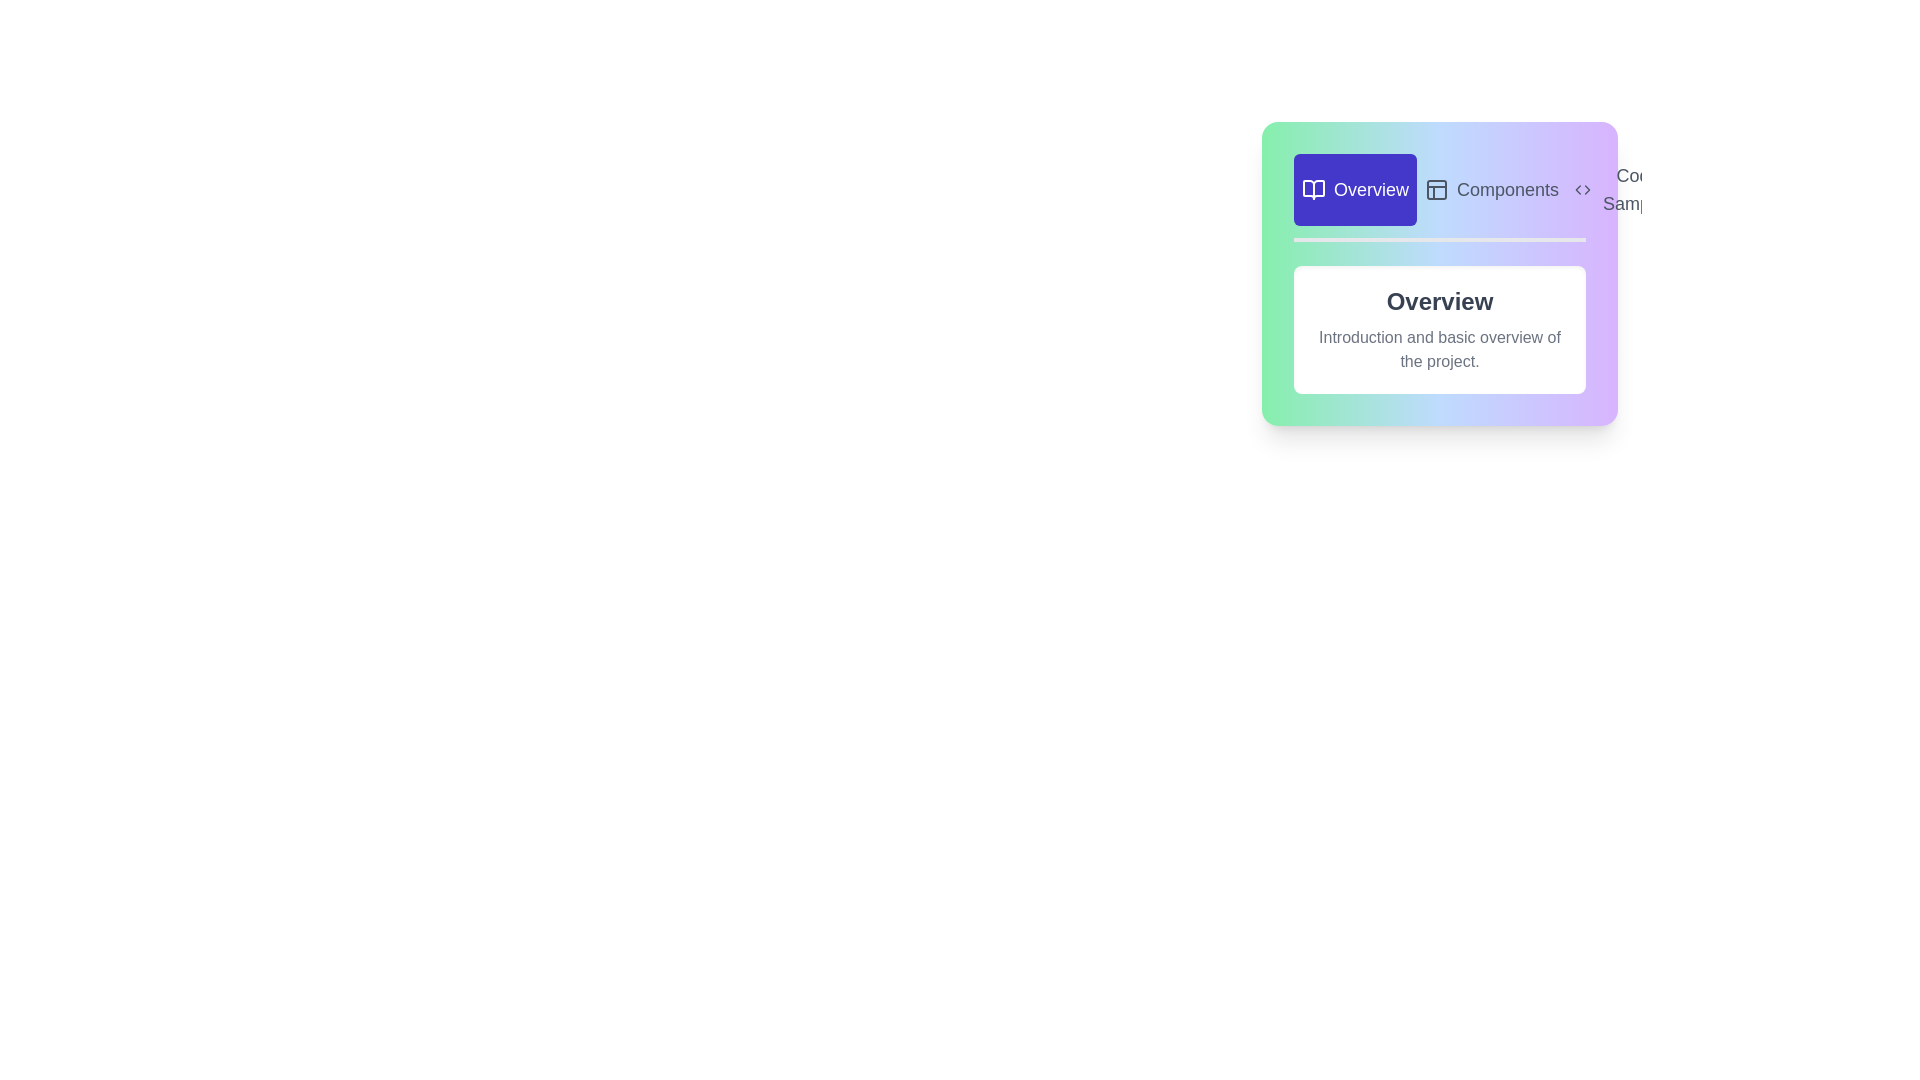  What do you see at coordinates (1492, 189) in the screenshot?
I see `the Components tab to switch to its content` at bounding box center [1492, 189].